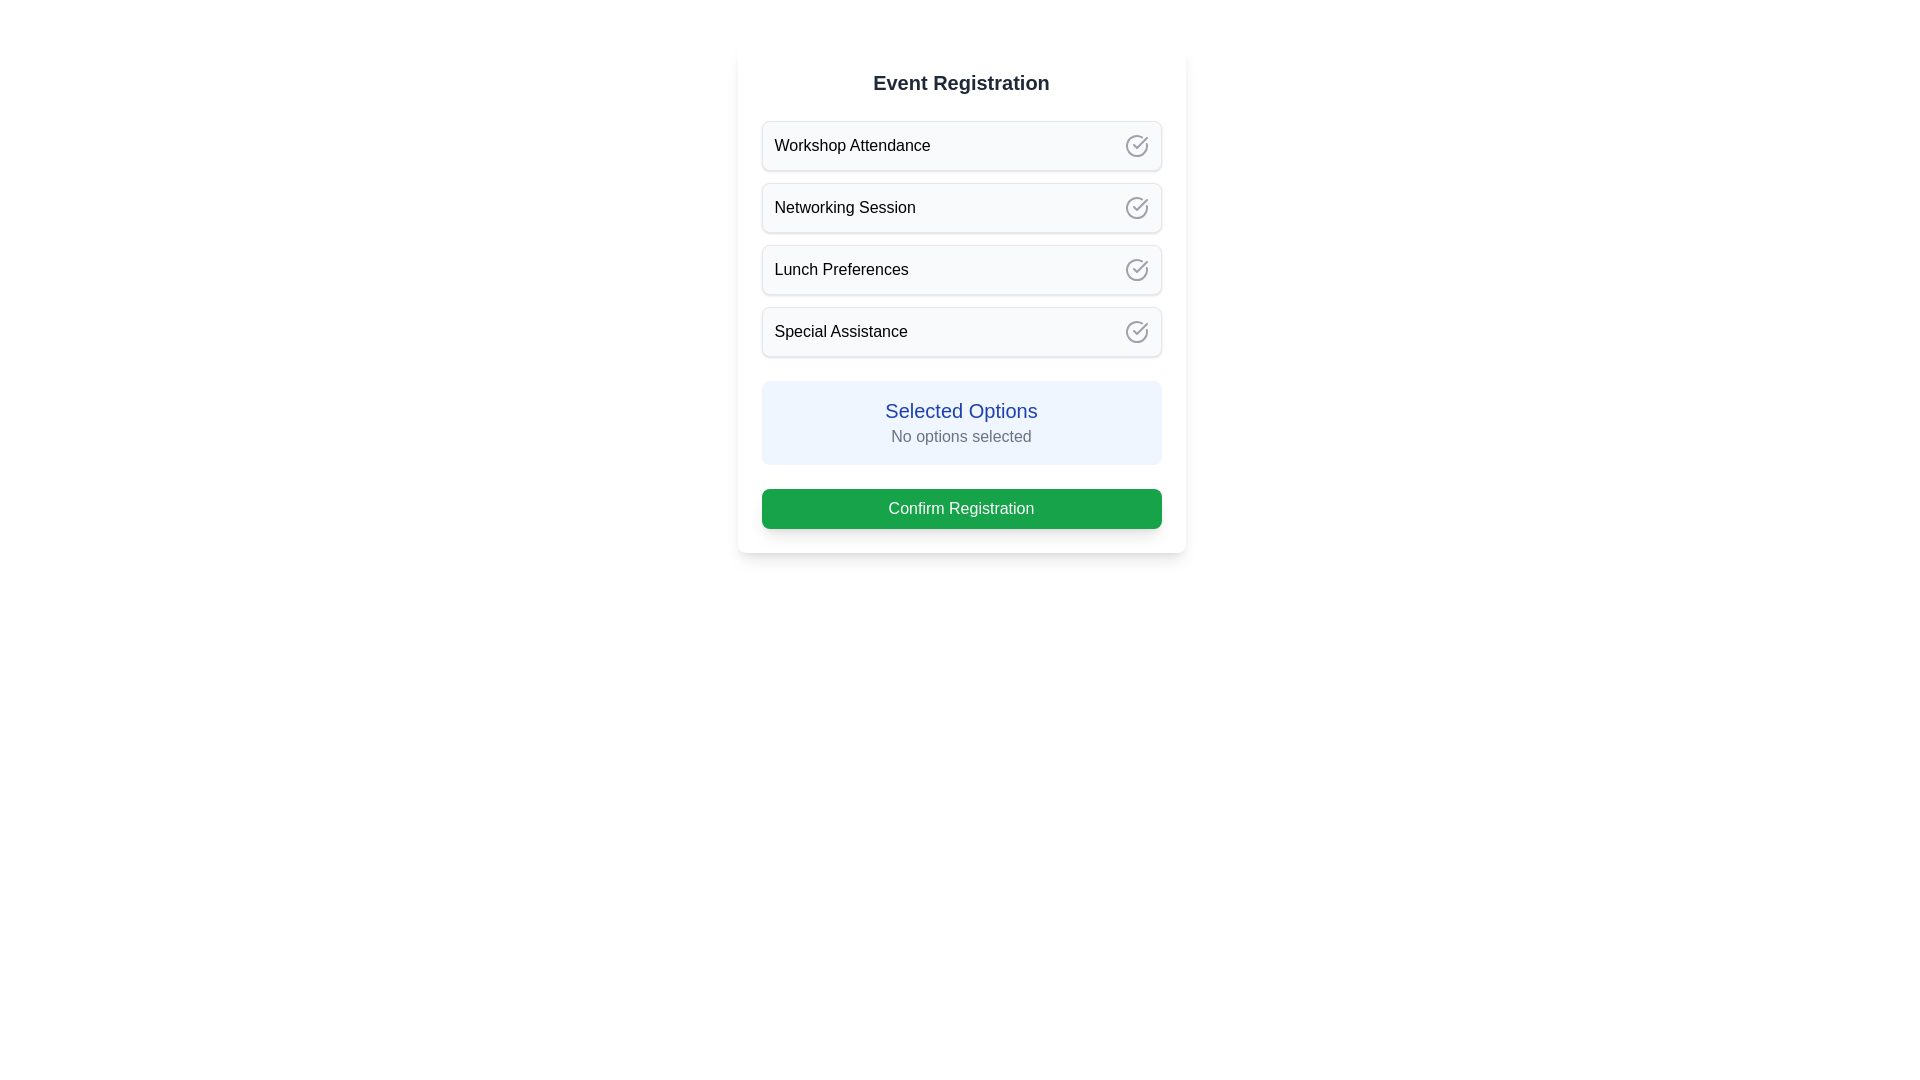 The image size is (1920, 1080). Describe the element at coordinates (1136, 208) in the screenshot. I see `the Checkmark Circle icon indicating the selected state for the 'Networking Session' option in the Event Registration form` at that location.